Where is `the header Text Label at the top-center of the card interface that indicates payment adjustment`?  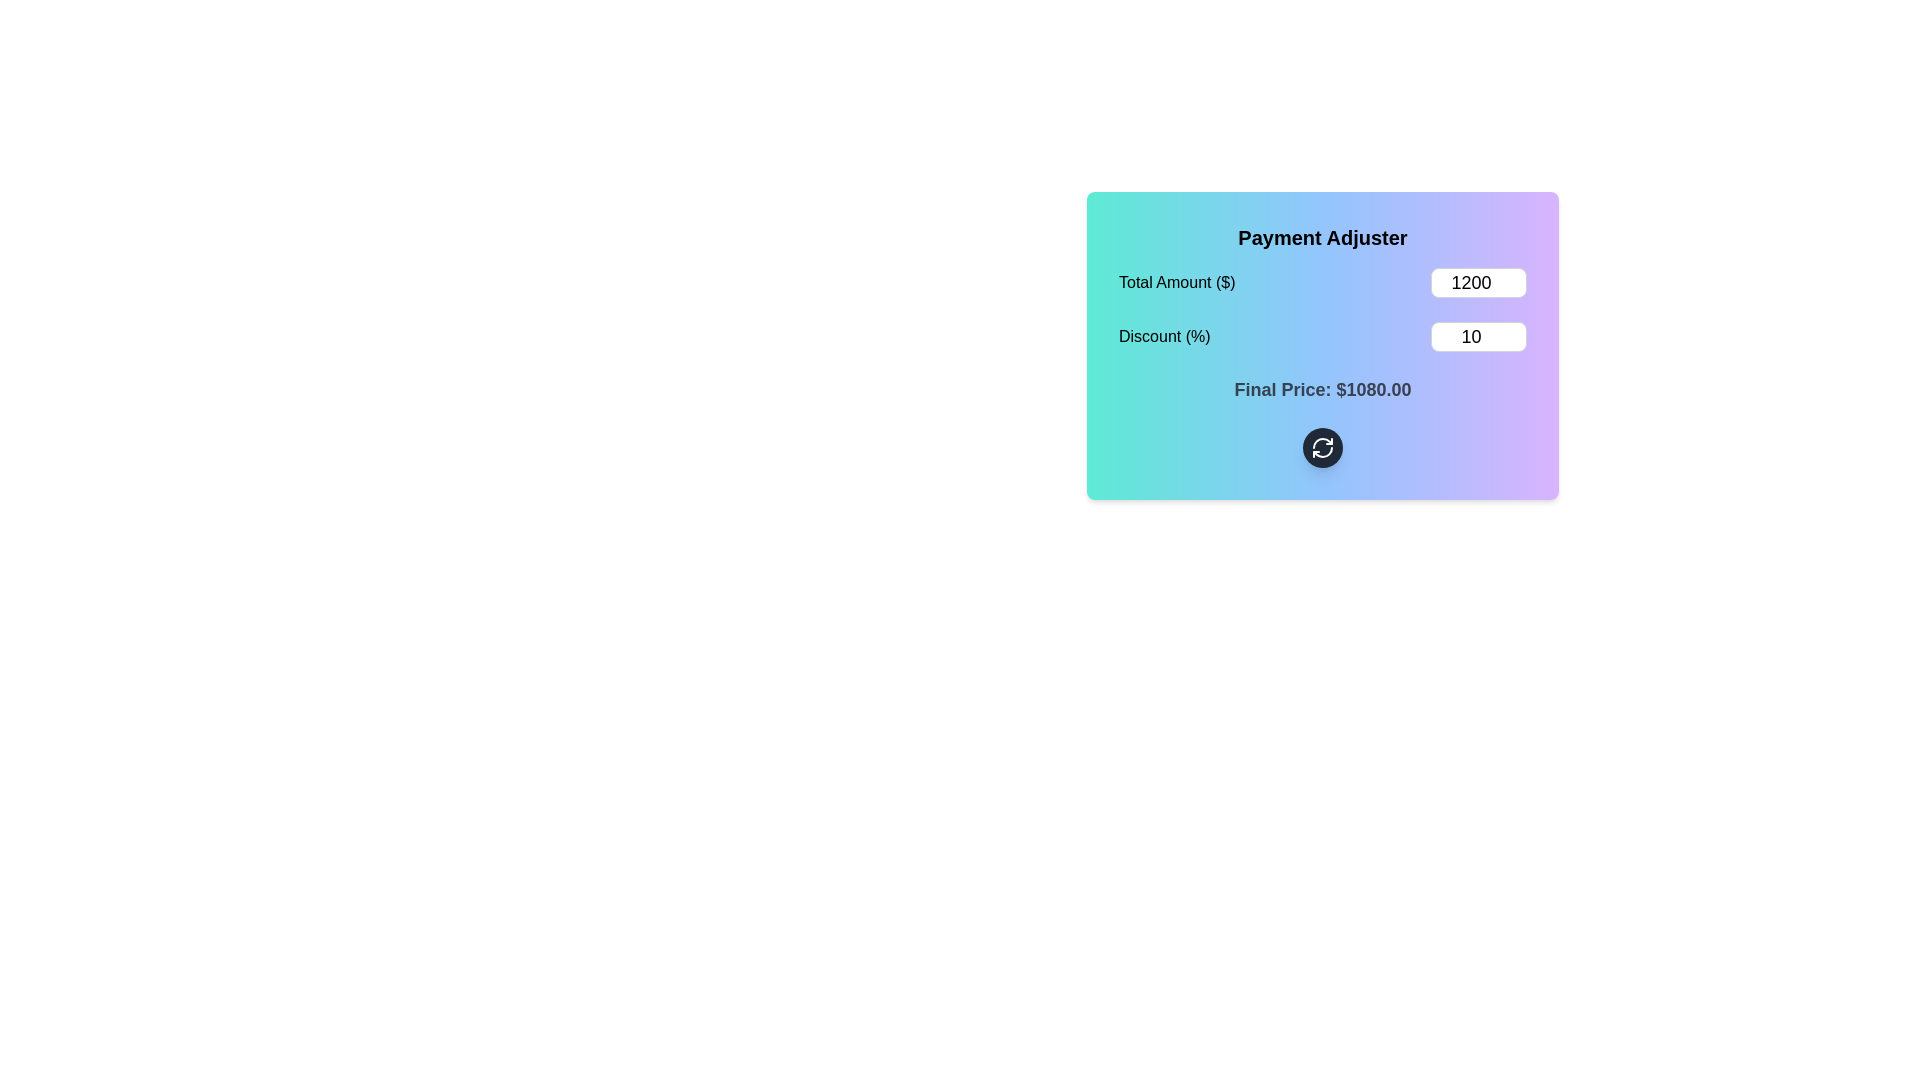 the header Text Label at the top-center of the card interface that indicates payment adjustment is located at coordinates (1323, 237).